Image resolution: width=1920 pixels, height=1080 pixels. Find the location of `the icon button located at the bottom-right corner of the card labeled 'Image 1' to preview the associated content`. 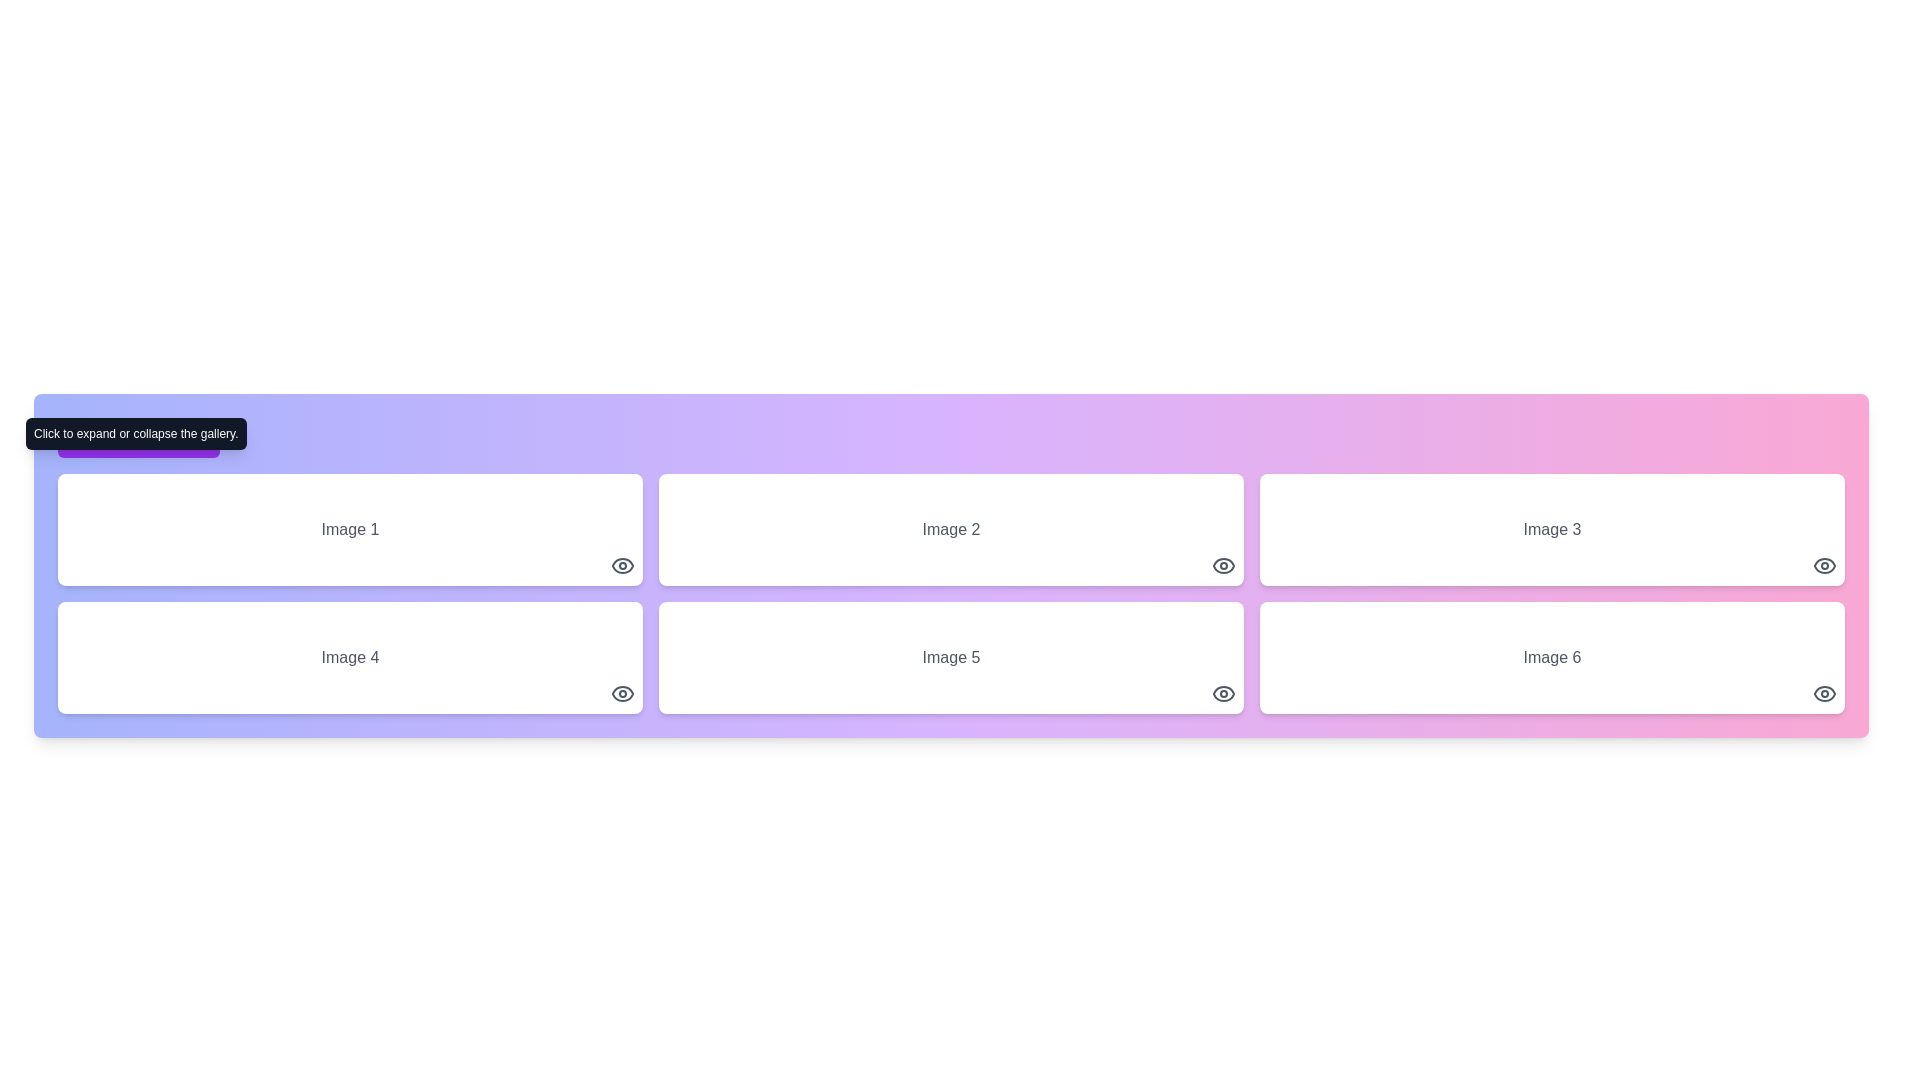

the icon button located at the bottom-right corner of the card labeled 'Image 1' to preview the associated content is located at coordinates (622, 566).